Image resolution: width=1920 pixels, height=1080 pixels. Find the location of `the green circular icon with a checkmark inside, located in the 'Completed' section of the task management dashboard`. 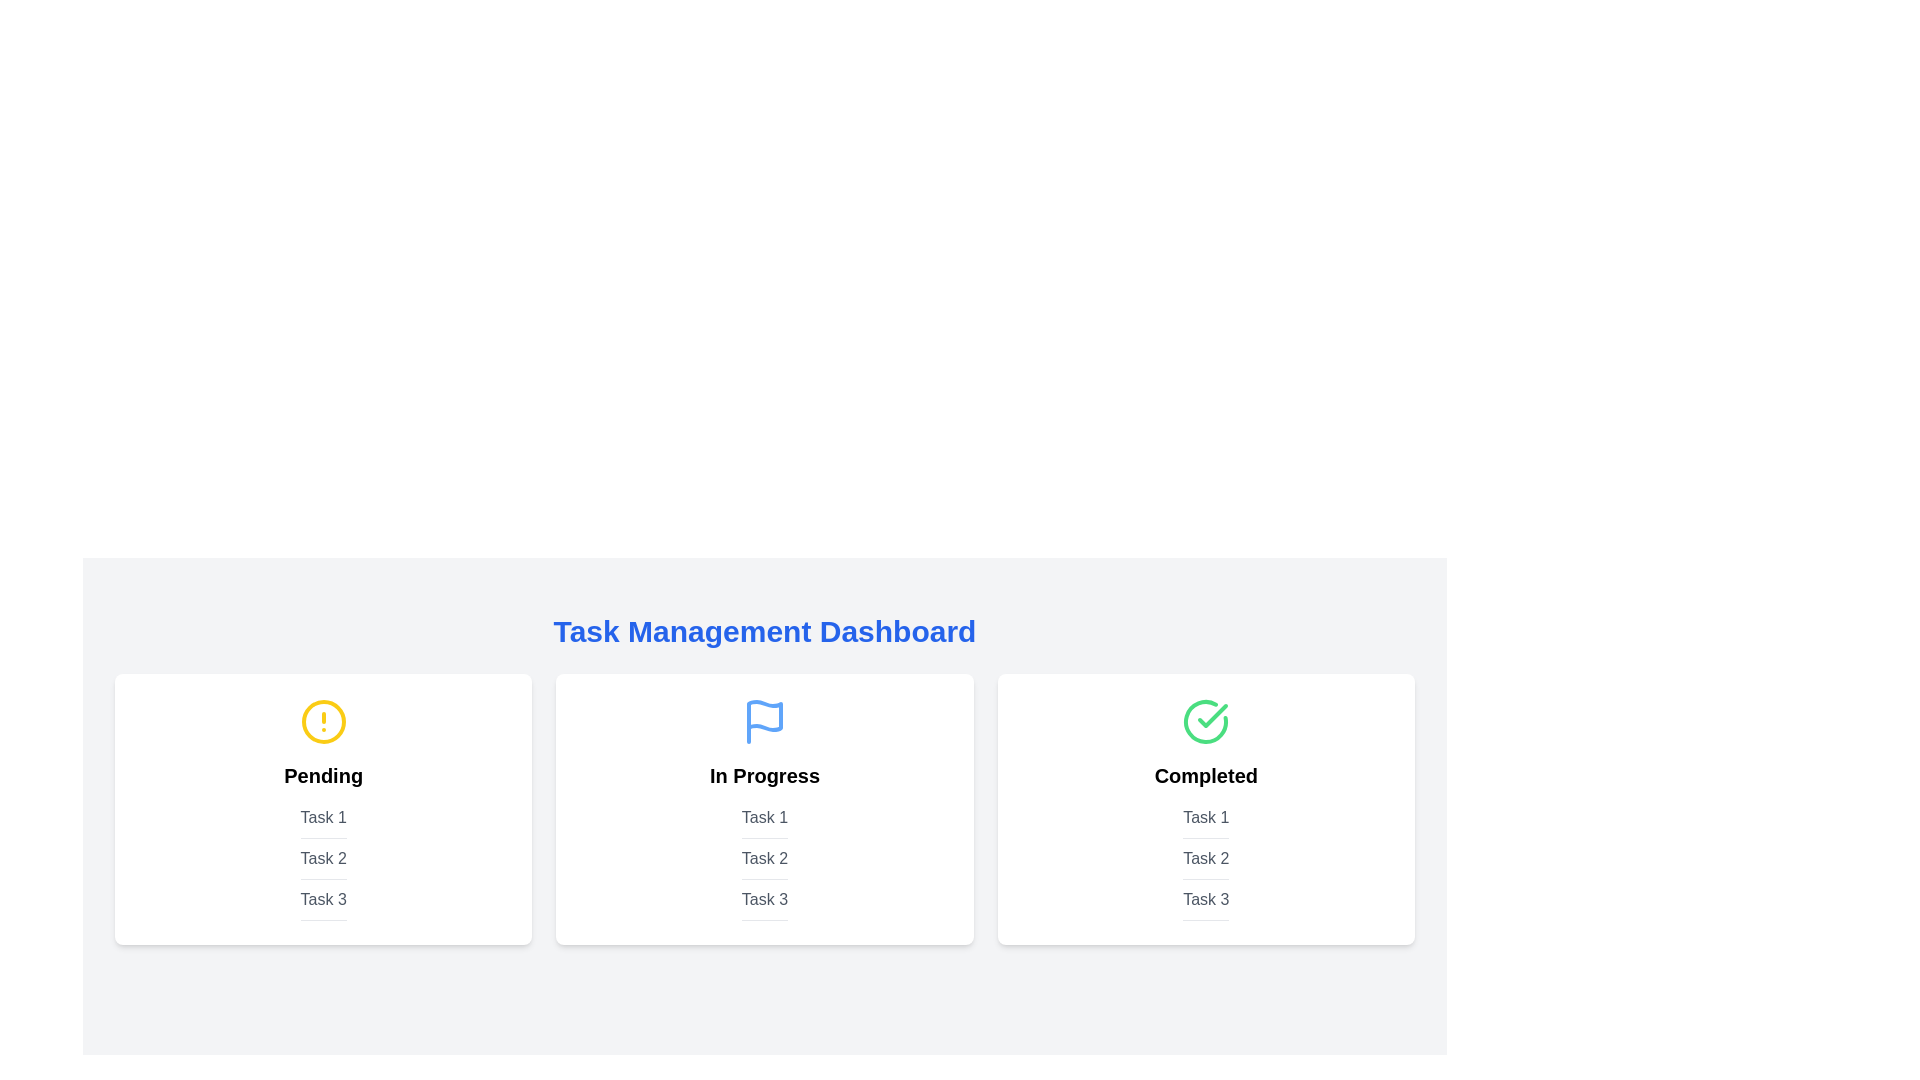

the green circular icon with a checkmark inside, located in the 'Completed' section of the task management dashboard is located at coordinates (1205, 721).